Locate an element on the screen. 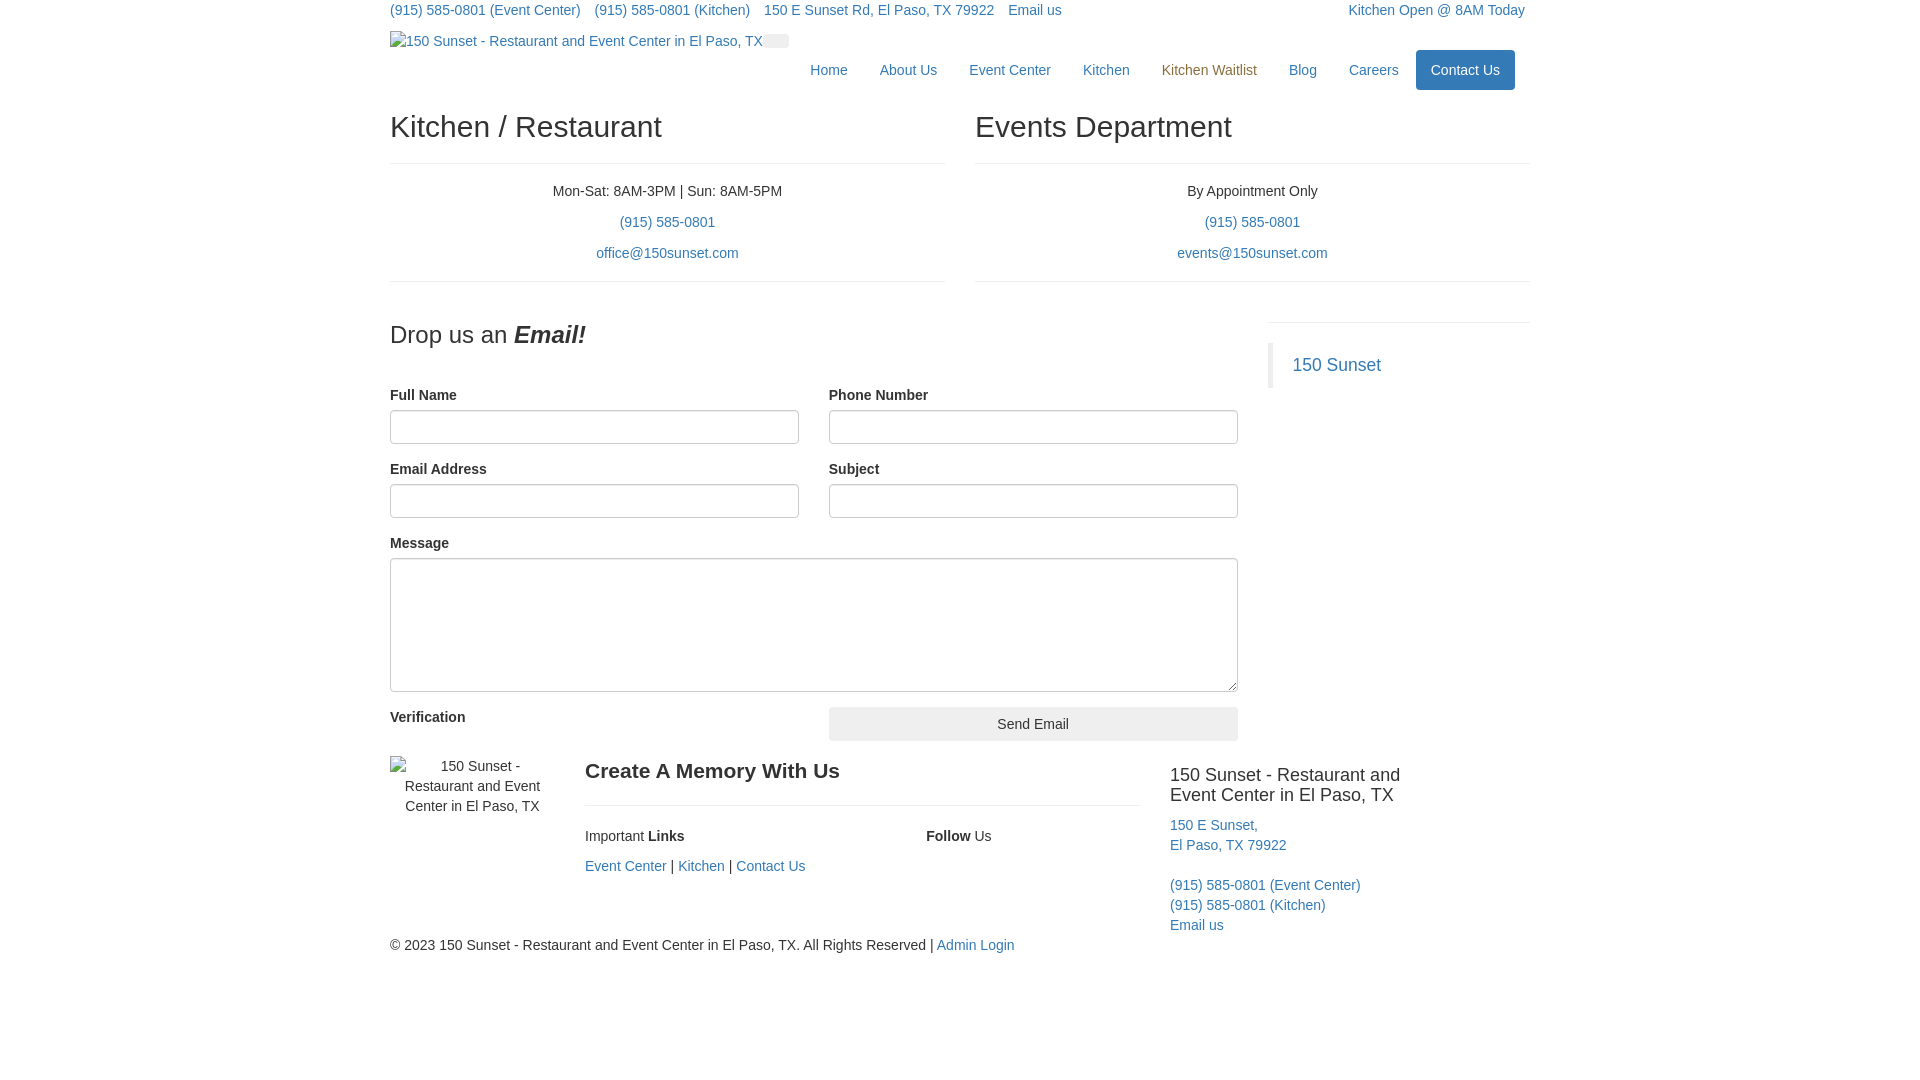  'Email us' is located at coordinates (1196, 925).